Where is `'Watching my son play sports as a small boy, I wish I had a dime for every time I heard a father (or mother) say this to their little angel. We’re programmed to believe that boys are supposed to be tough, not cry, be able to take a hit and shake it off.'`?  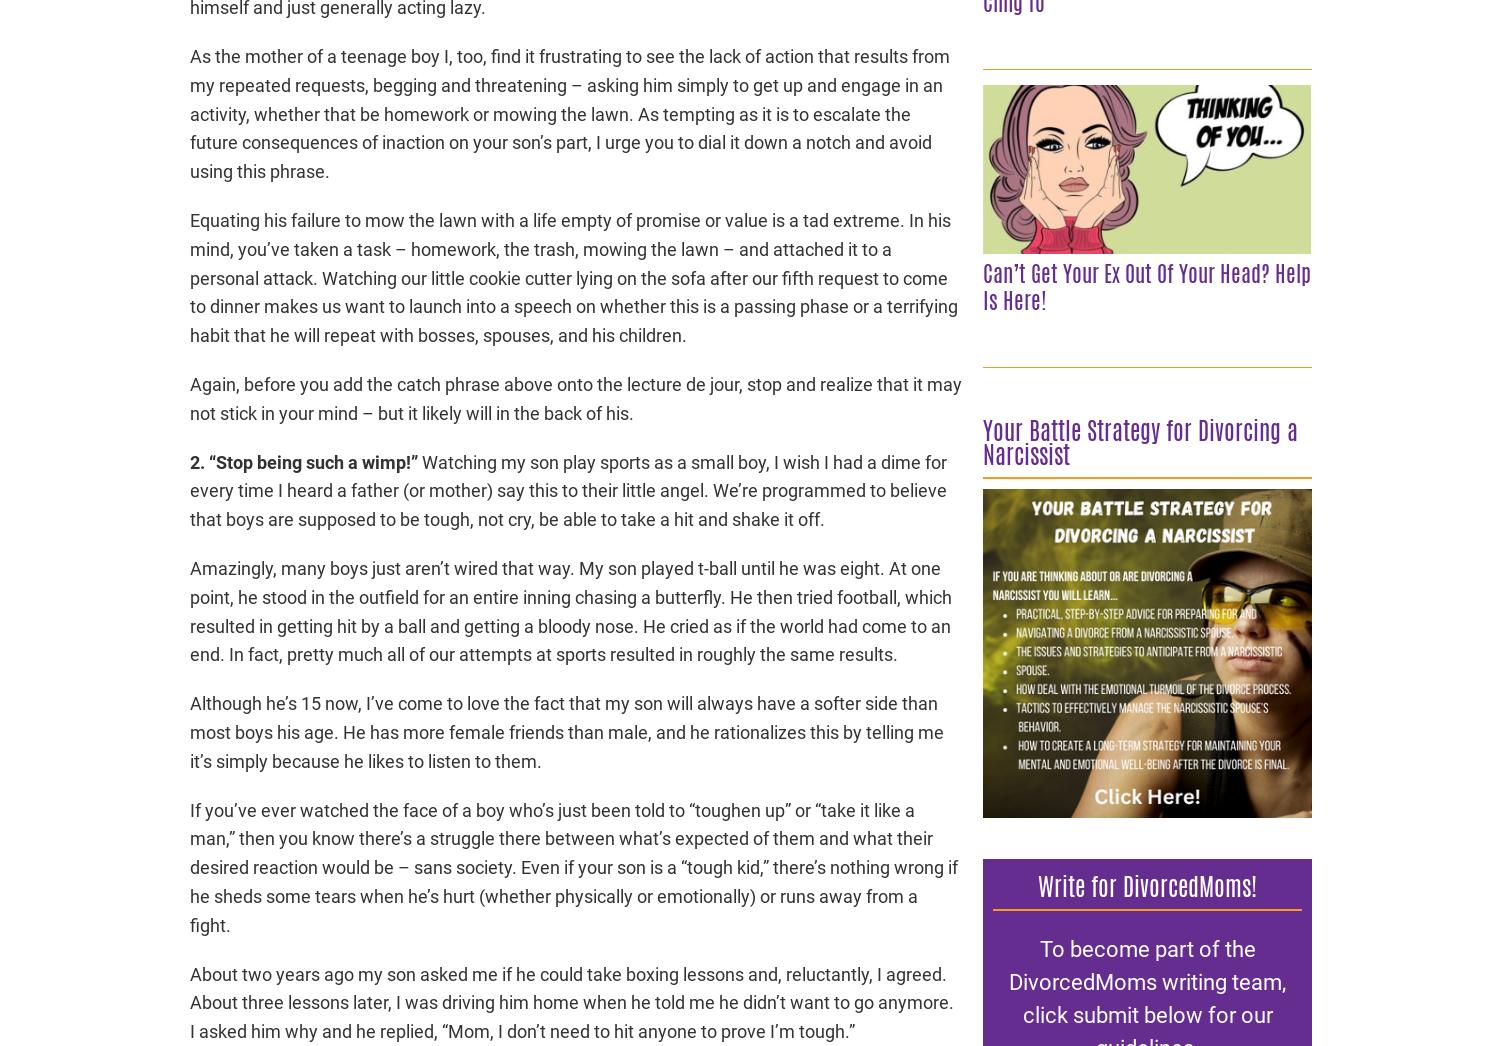 'Watching my son play sports as a small boy, I wish I had a dime for every time I heard a father (or mother) say this to their little angel. We’re programmed to believe that boys are supposed to be tough, not cry, be able to take a hit and shake it off.' is located at coordinates (189, 490).